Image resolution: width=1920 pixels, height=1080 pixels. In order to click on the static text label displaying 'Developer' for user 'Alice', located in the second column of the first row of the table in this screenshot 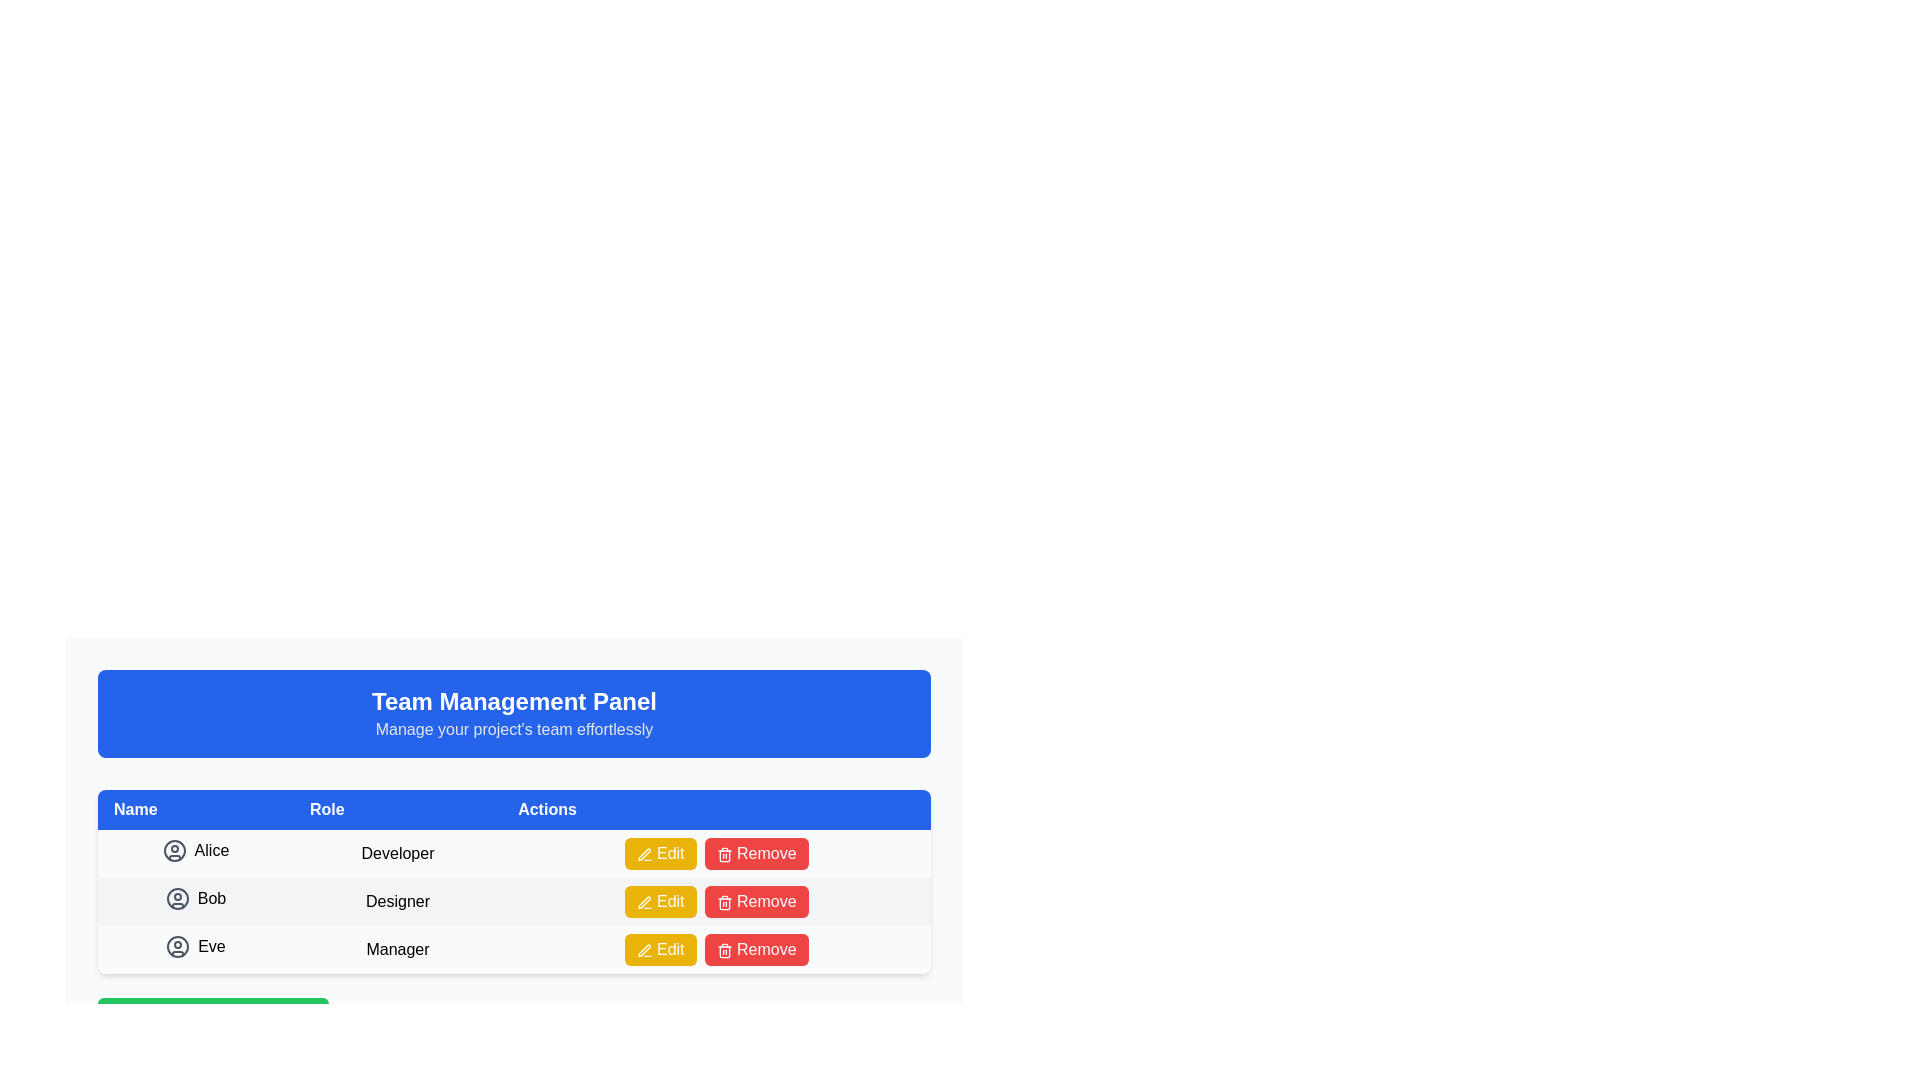, I will do `click(398, 853)`.